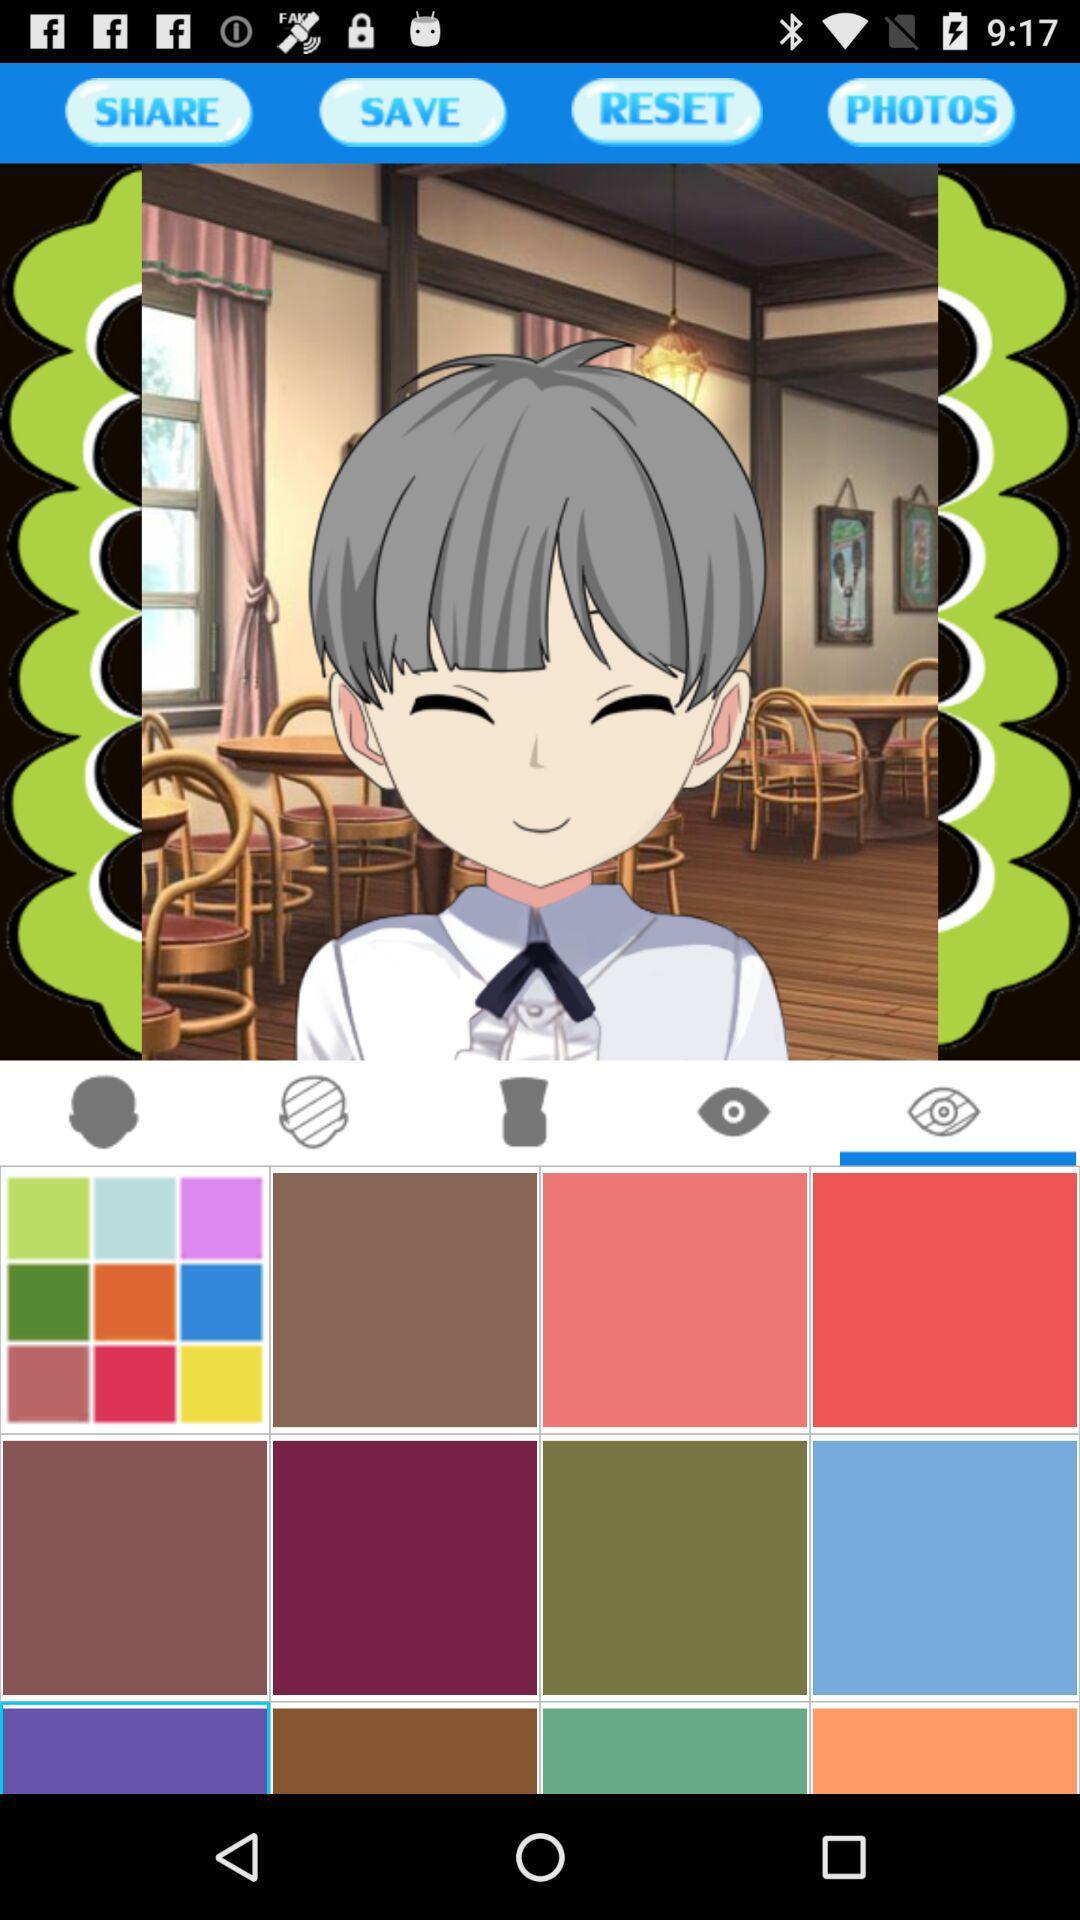  What do you see at coordinates (157, 119) in the screenshot?
I see `the sliders icon` at bounding box center [157, 119].